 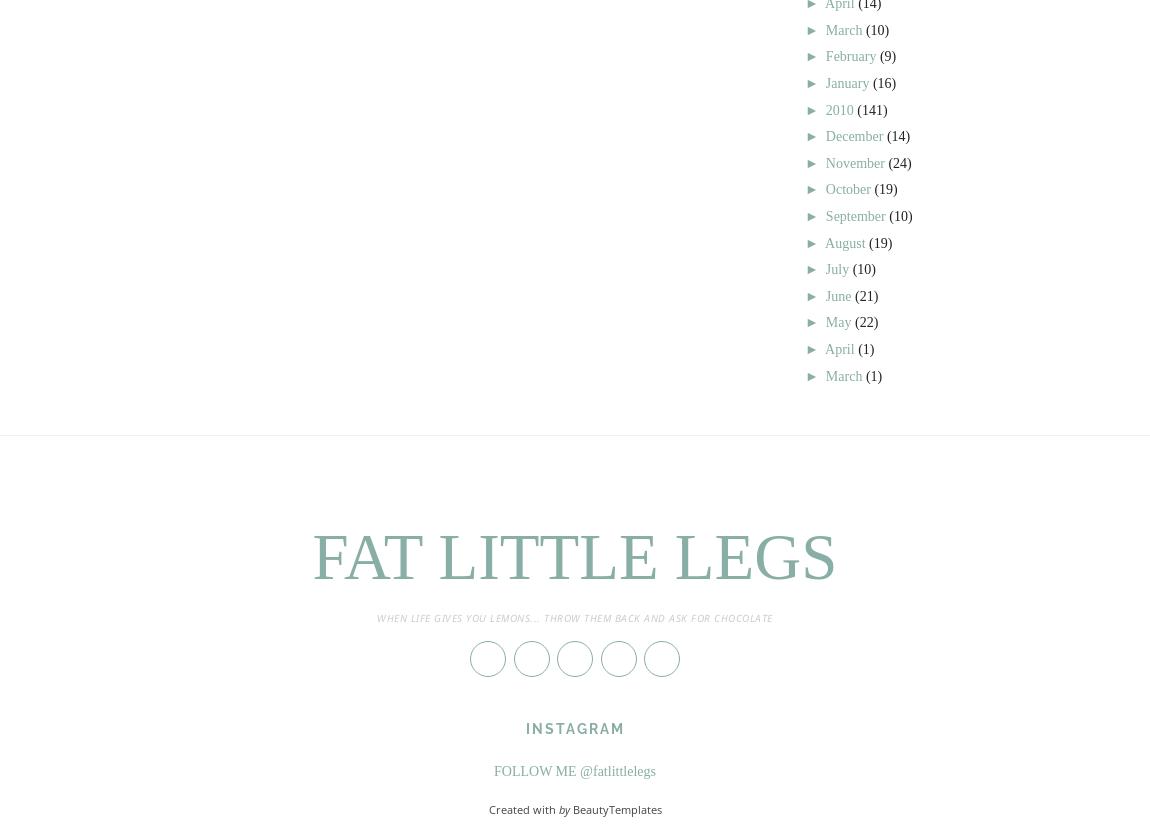 I want to click on '(22)', so click(x=866, y=321).